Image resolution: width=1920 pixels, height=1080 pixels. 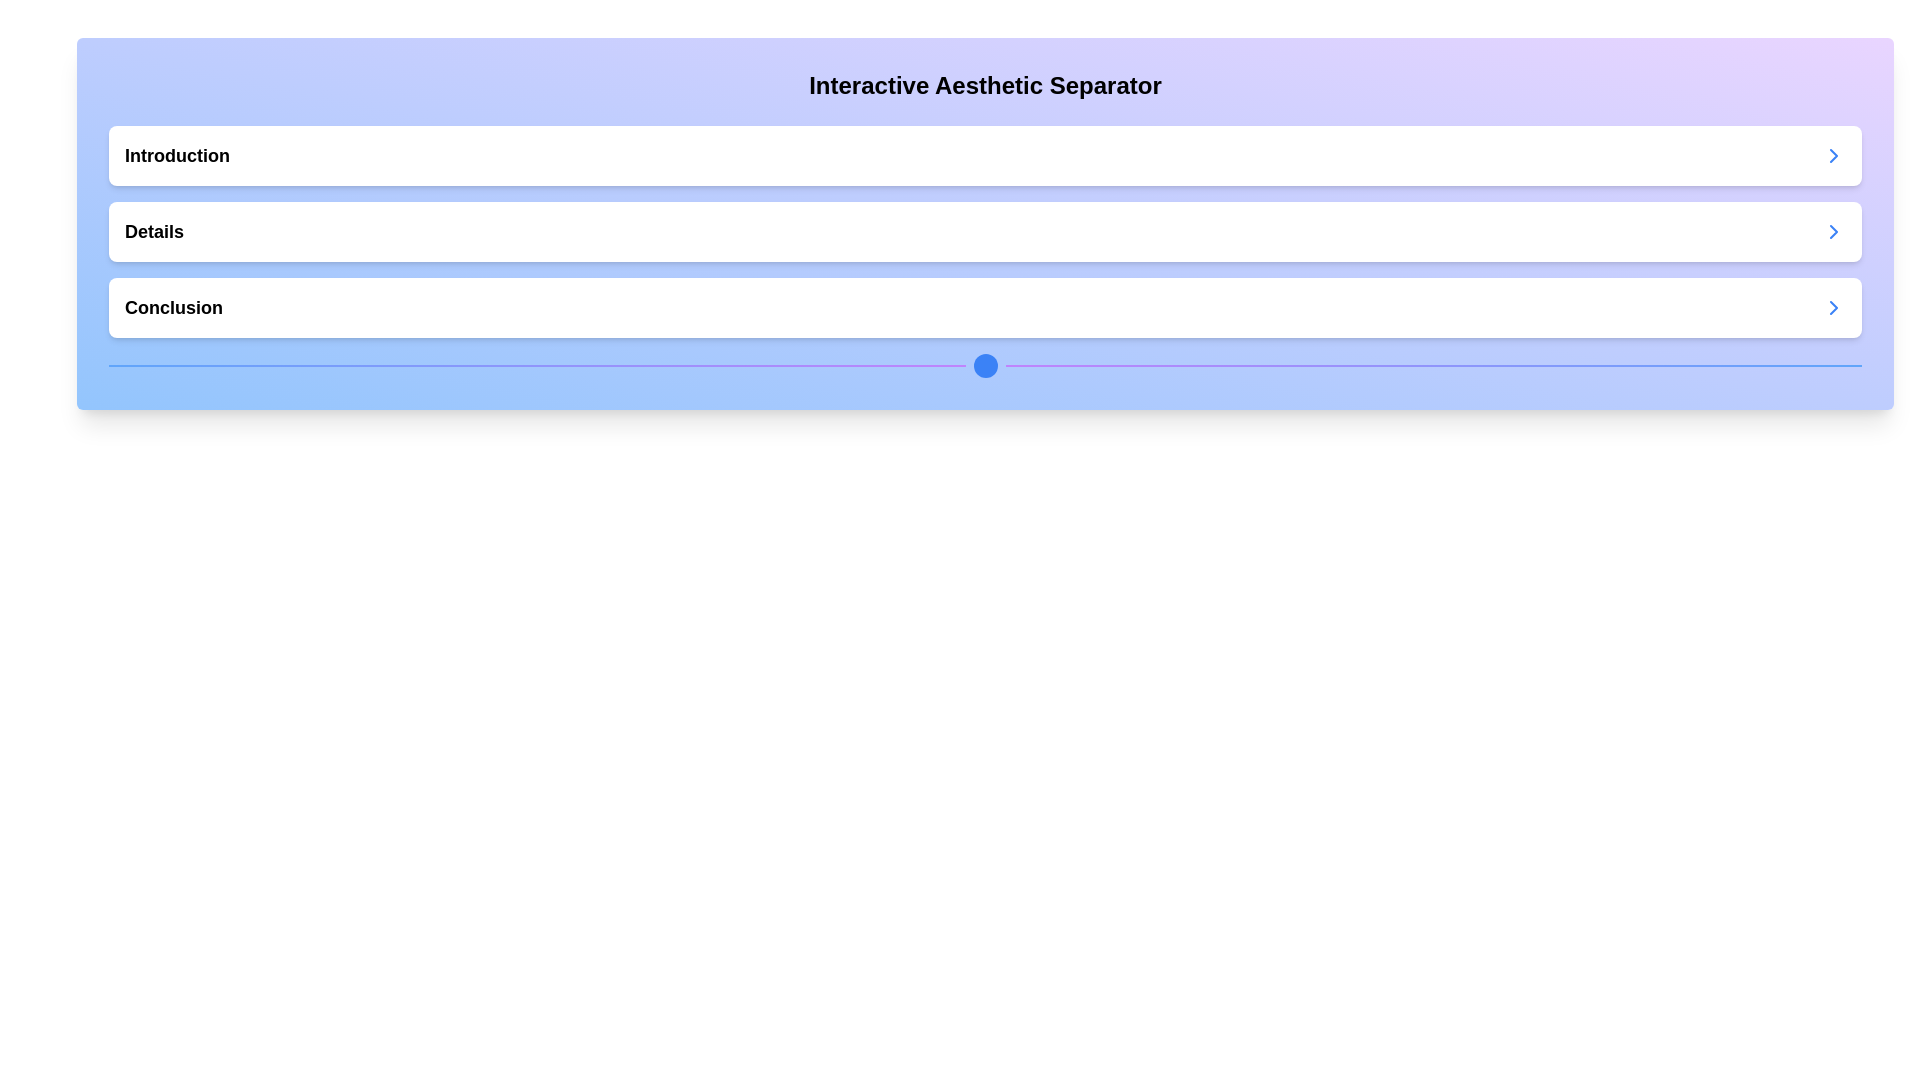 What do you see at coordinates (985, 366) in the screenshot?
I see `the small circular marker with a blue background, which is positioned centrally between two colorful gradient segments on the layout` at bounding box center [985, 366].